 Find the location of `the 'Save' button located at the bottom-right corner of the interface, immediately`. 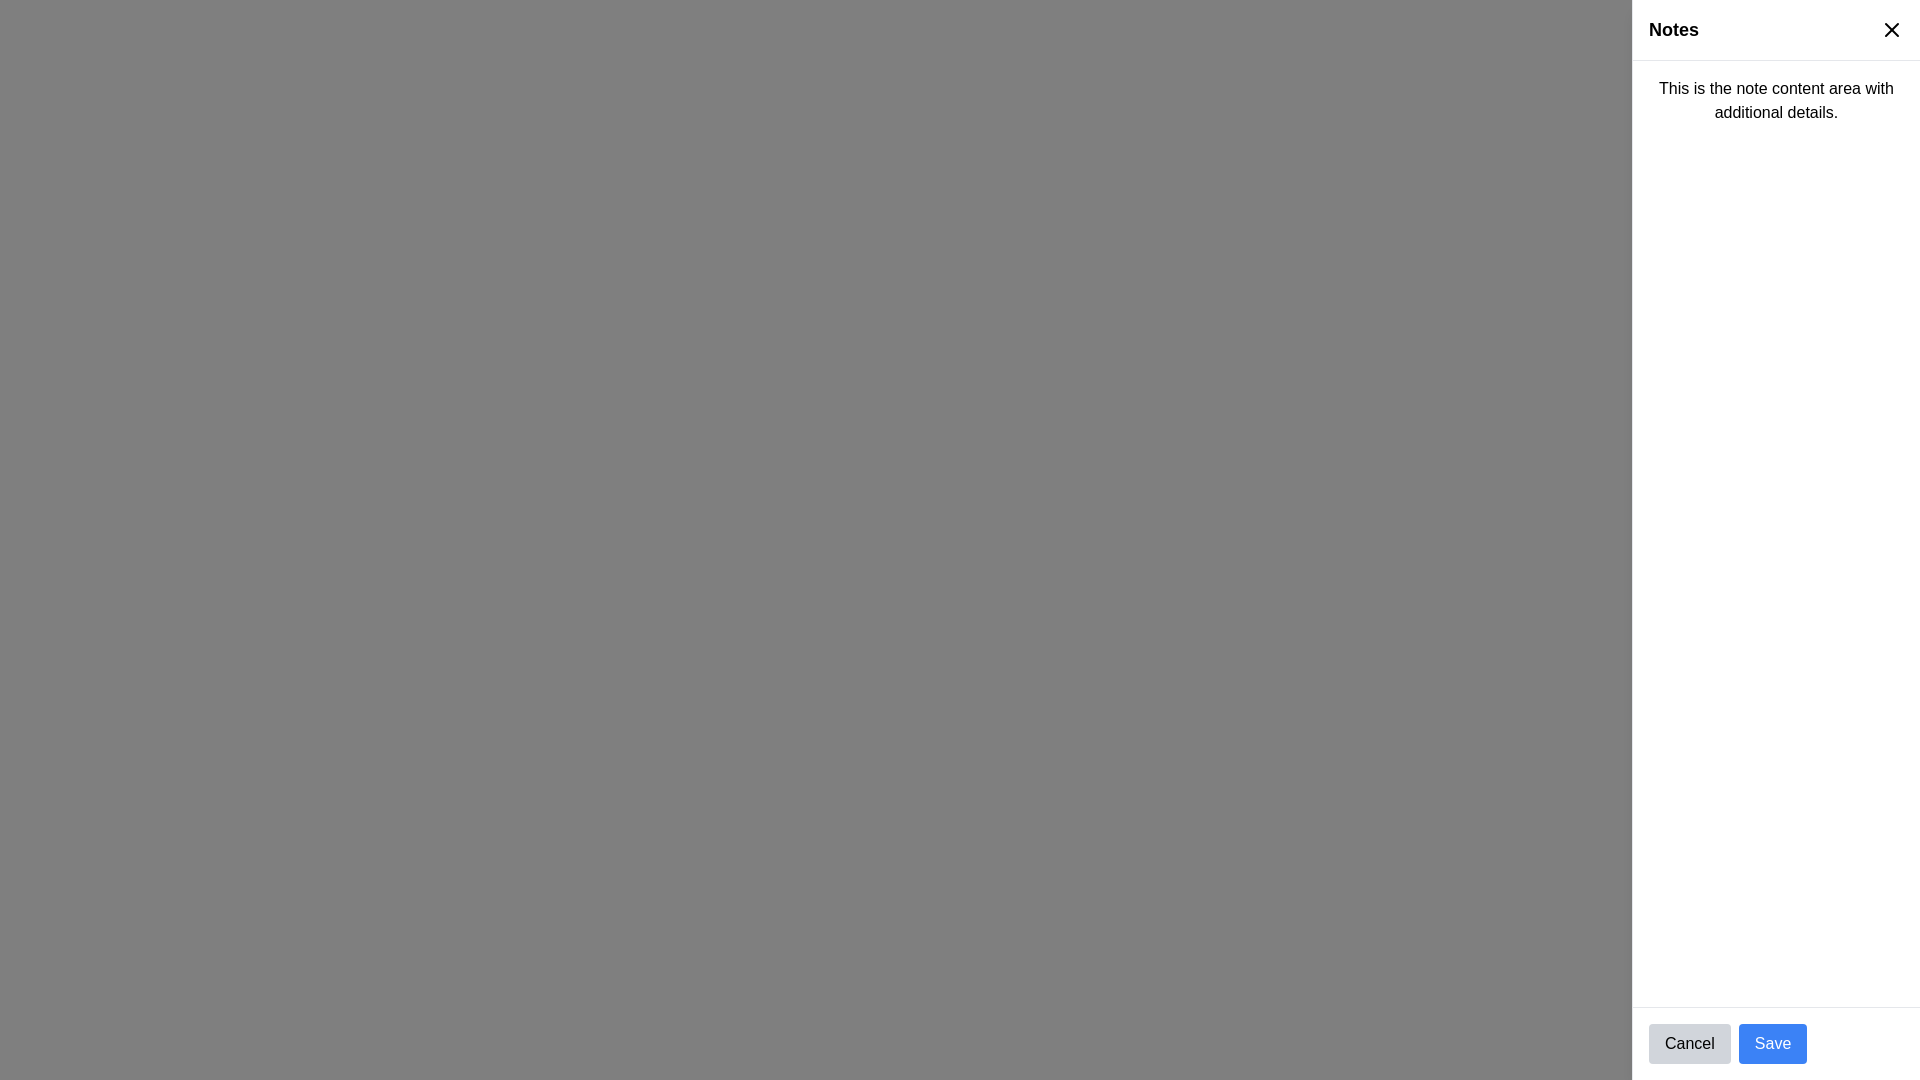

the 'Save' button located at the bottom-right corner of the interface, immediately is located at coordinates (1773, 1043).